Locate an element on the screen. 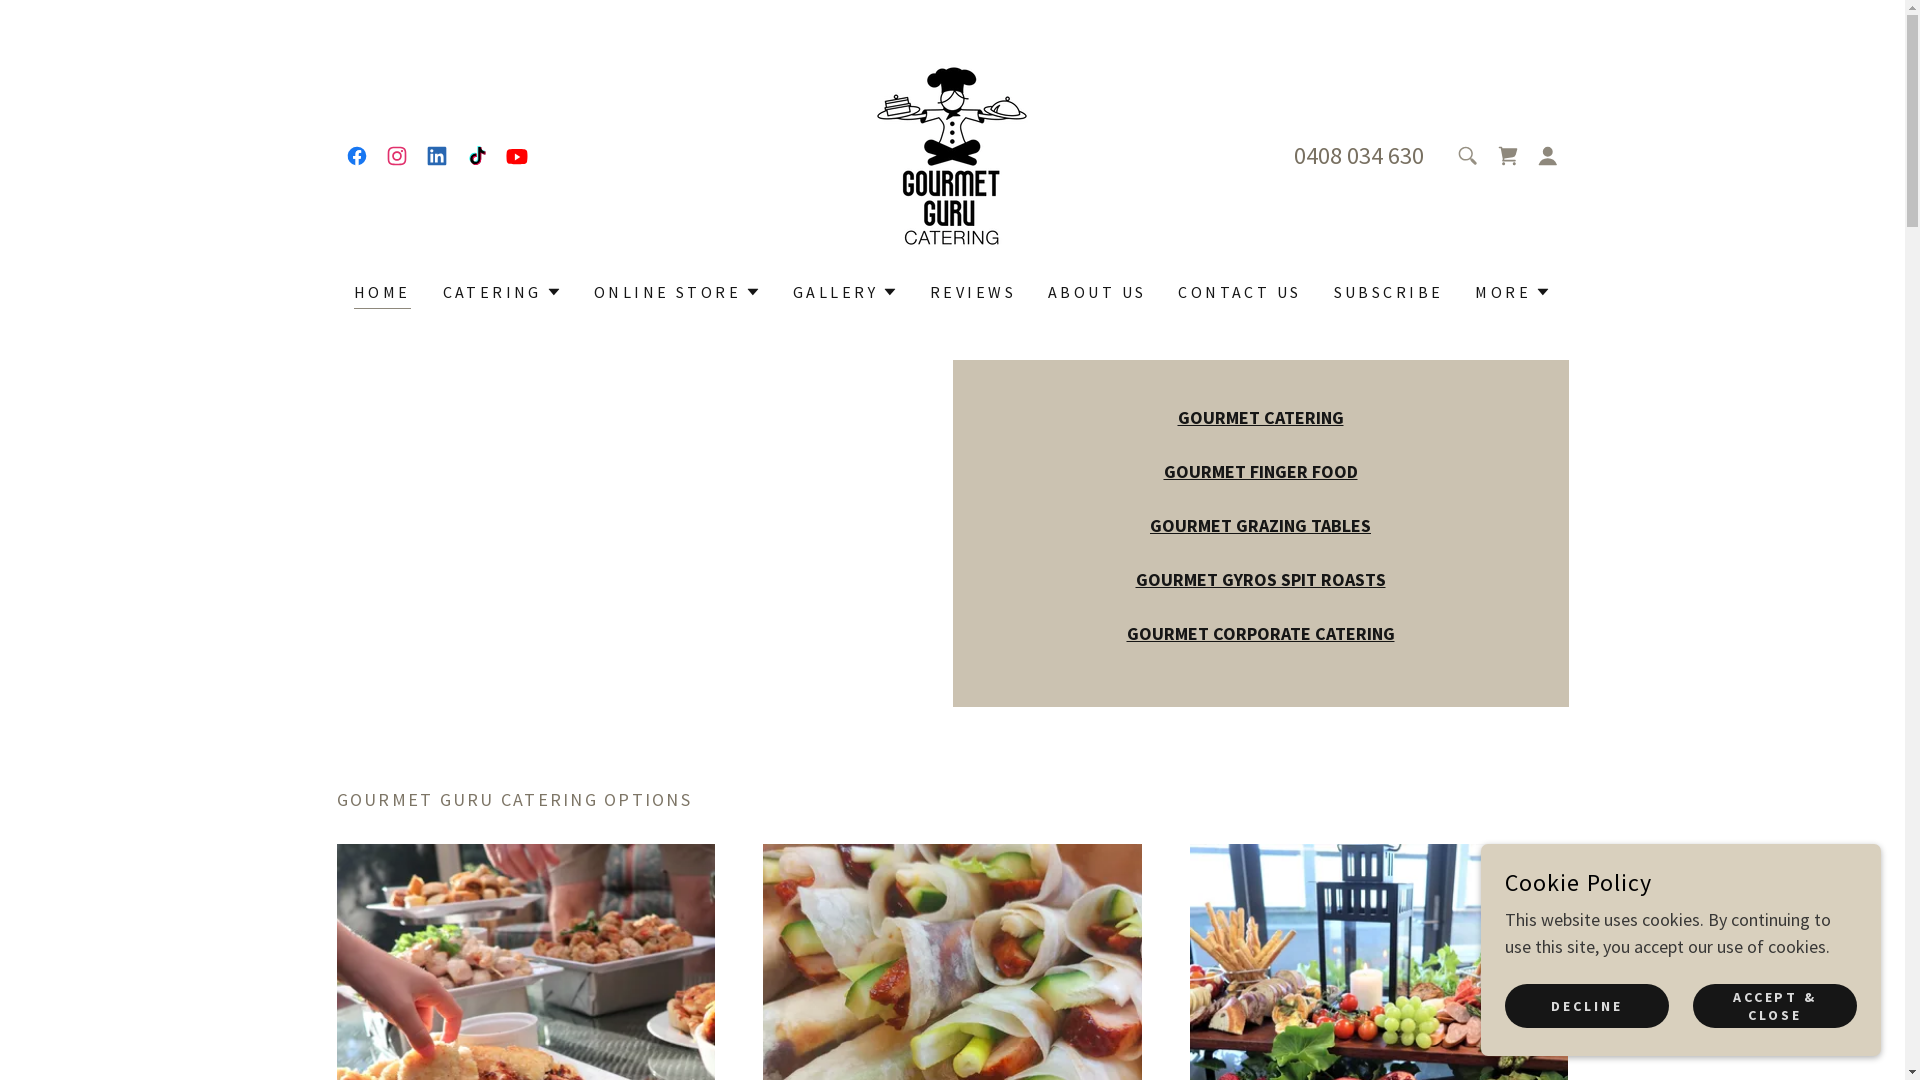  'Gourmet Guru' is located at coordinates (950, 152).